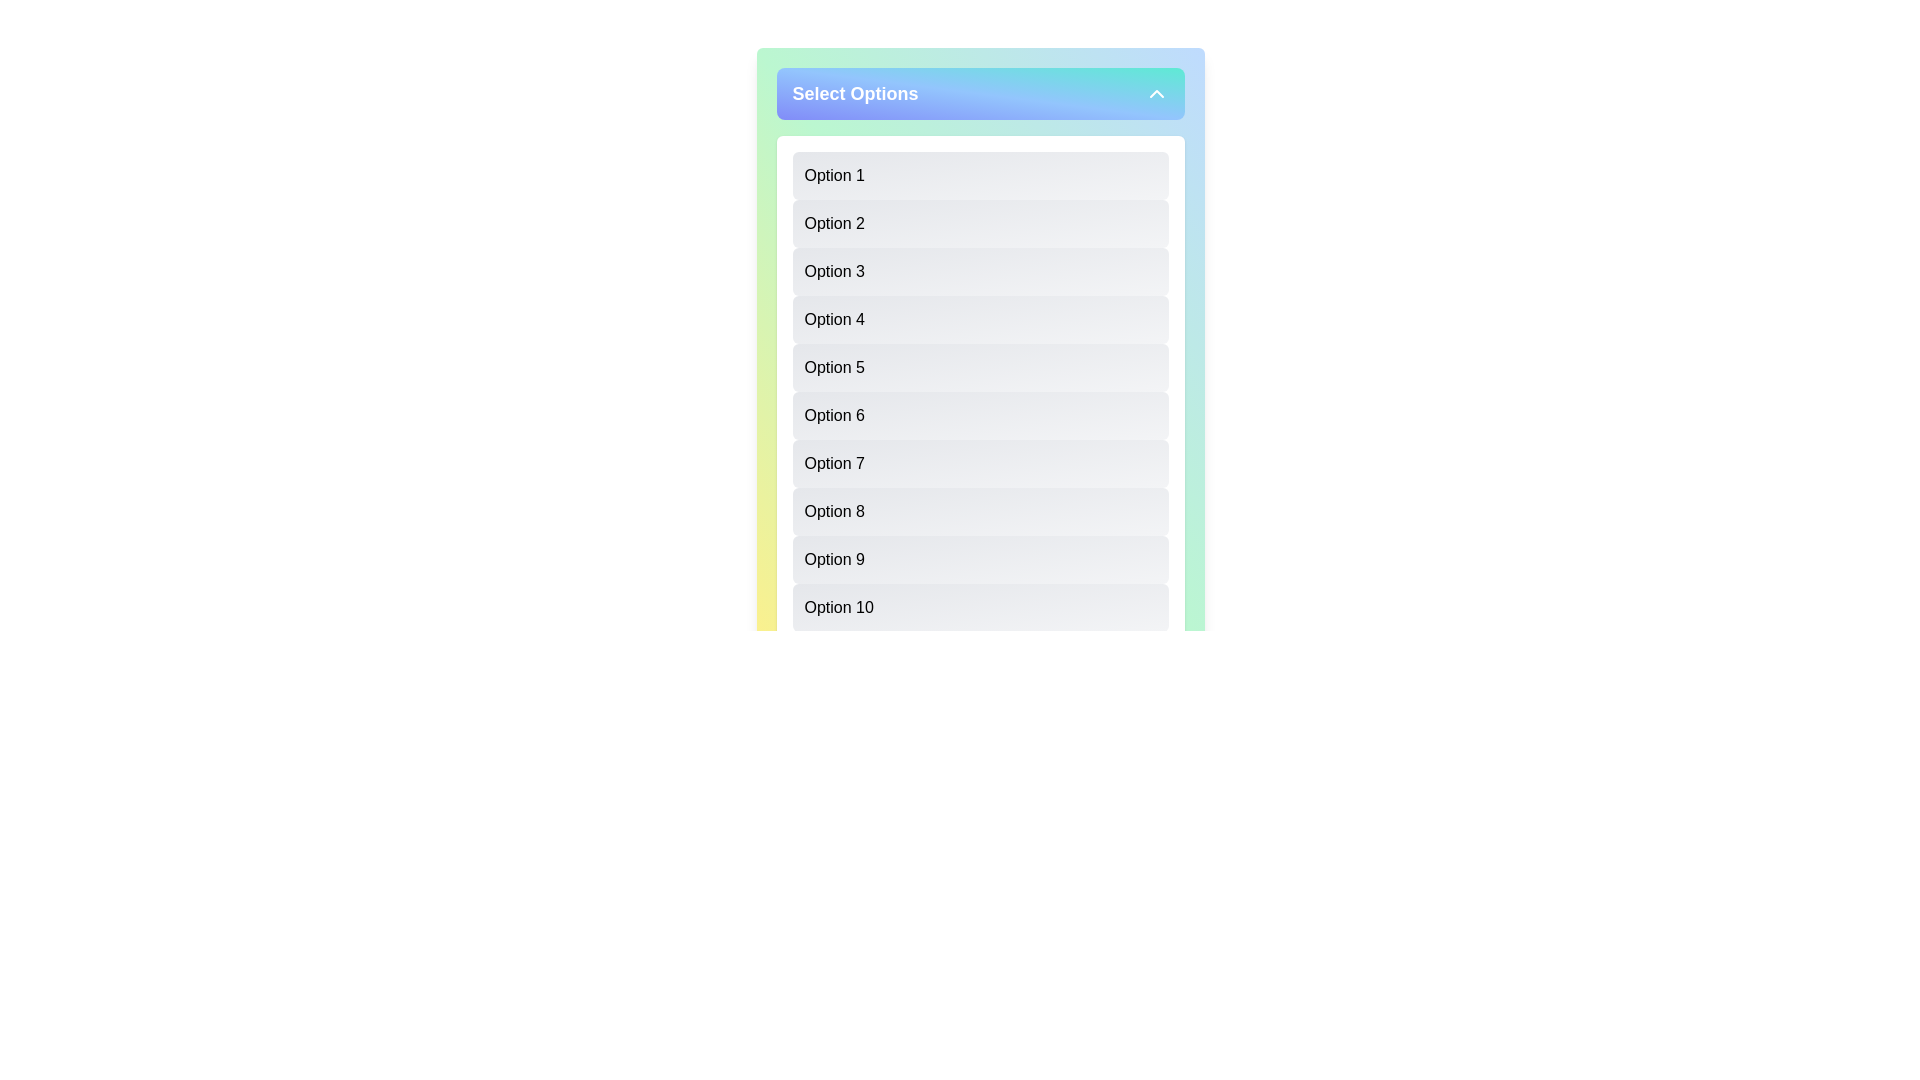 Image resolution: width=1920 pixels, height=1080 pixels. What do you see at coordinates (834, 223) in the screenshot?
I see `the text label 'Option 2' within the light gray list box in the dropdown panel titled 'Select Options'` at bounding box center [834, 223].